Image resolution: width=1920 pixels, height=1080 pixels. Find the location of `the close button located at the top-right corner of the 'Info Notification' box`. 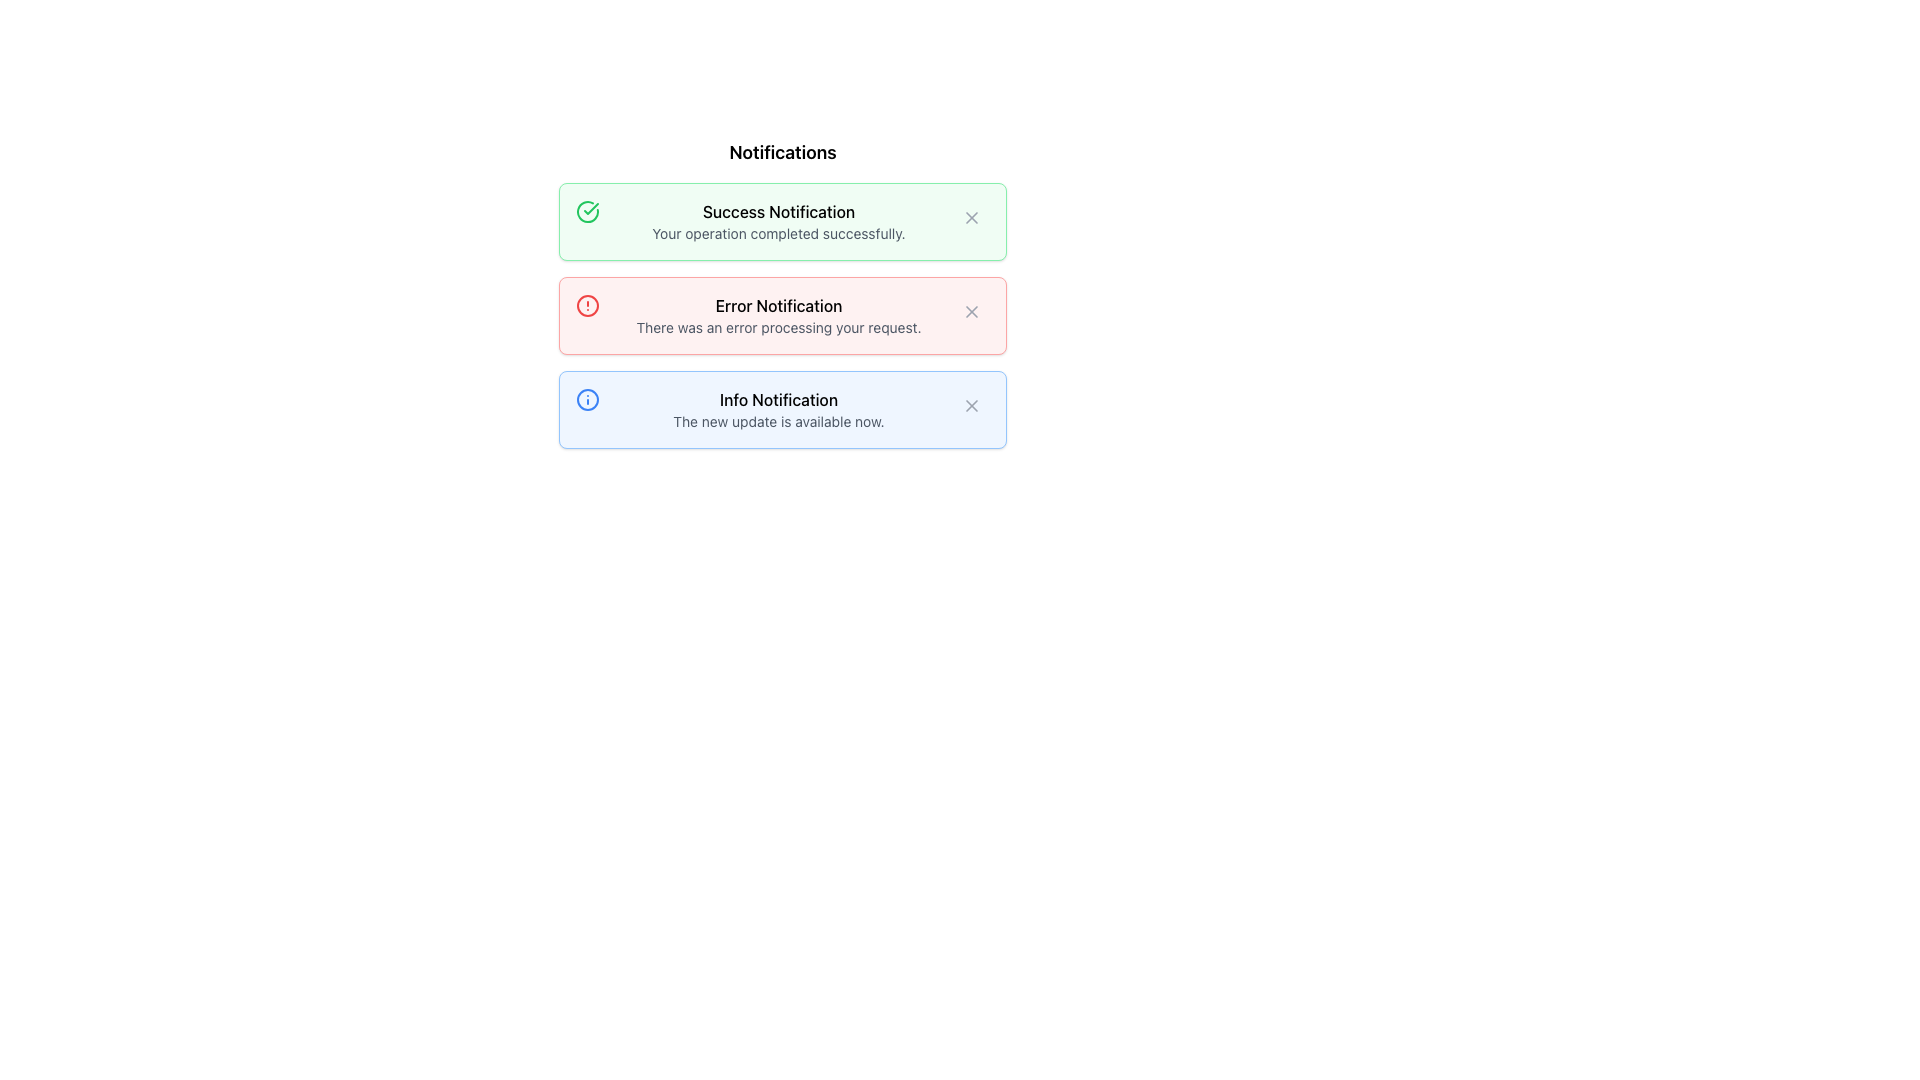

the close button located at the top-right corner of the 'Info Notification' box is located at coordinates (971, 405).